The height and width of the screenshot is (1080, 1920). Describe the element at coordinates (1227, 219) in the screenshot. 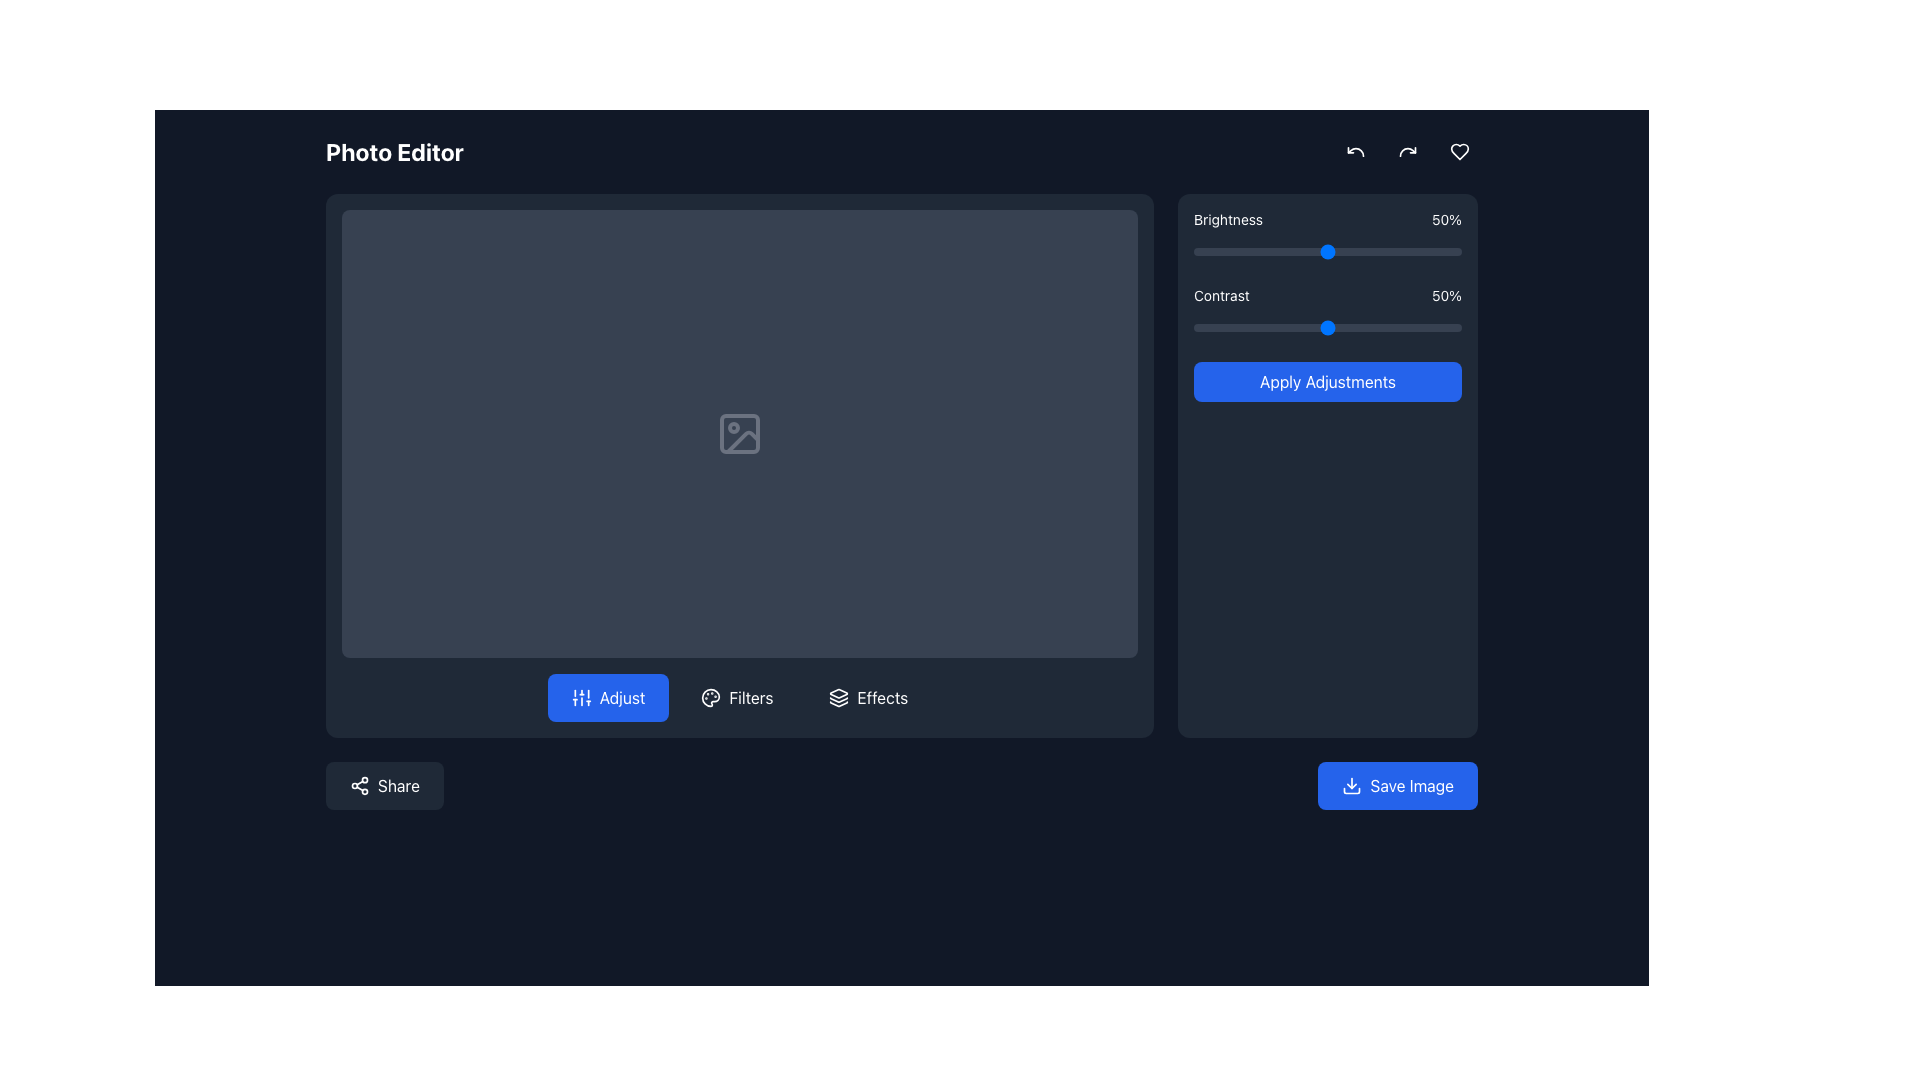

I see `the brightness adjustment label located at the top-left corner of the settings panel, which indicates the functionality for brightness modification` at that location.